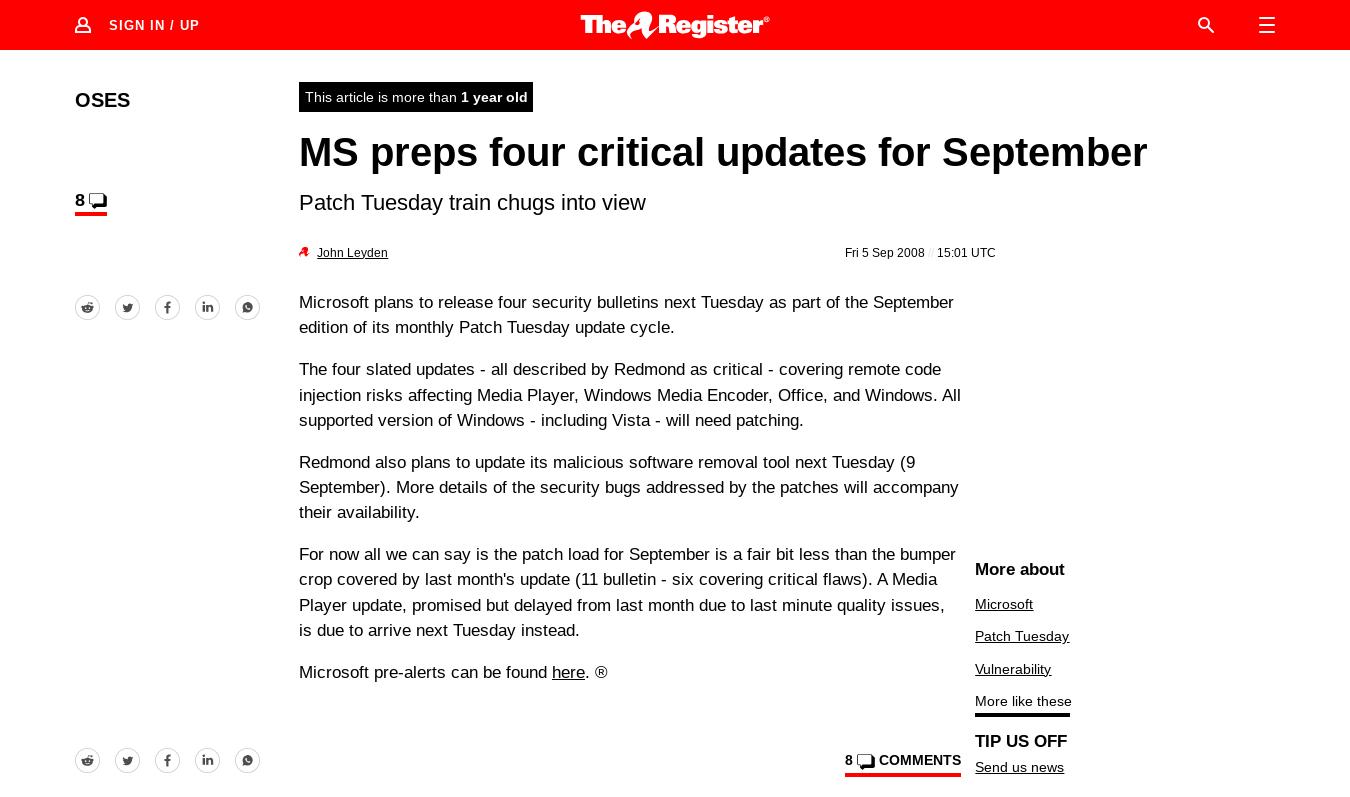 This screenshot has width=1350, height=797. What do you see at coordinates (1021, 635) in the screenshot?
I see `'Patch Tuesday'` at bounding box center [1021, 635].